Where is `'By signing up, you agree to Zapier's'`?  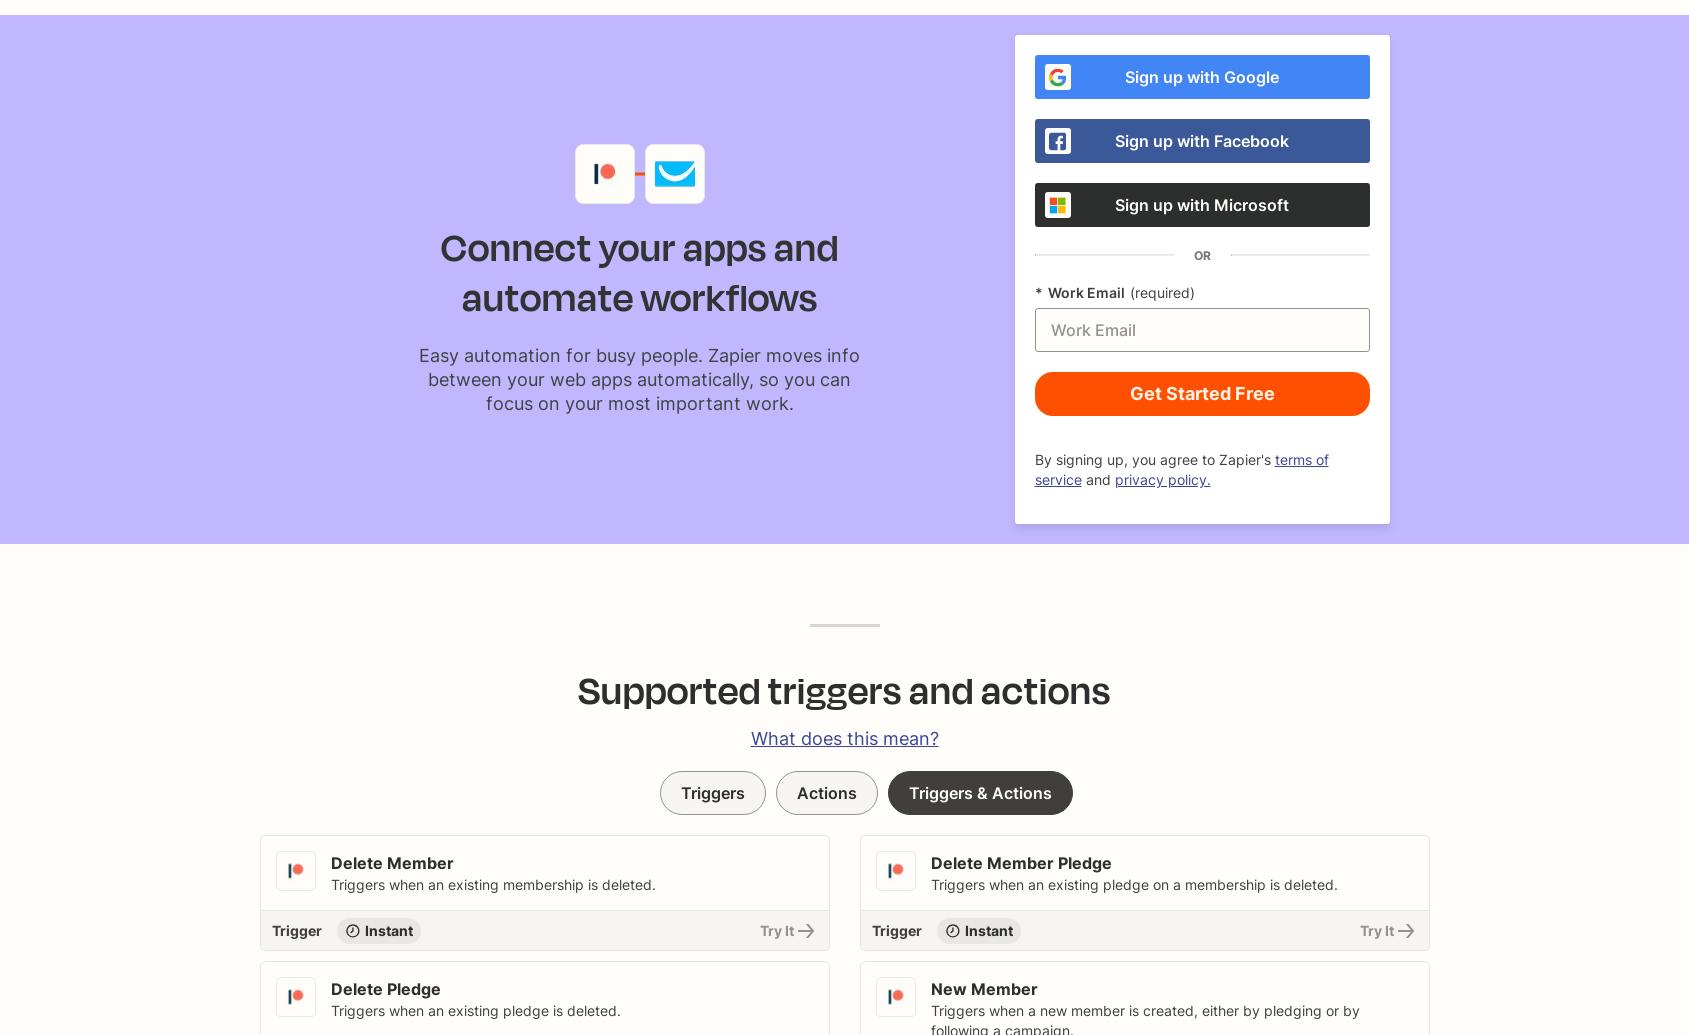 'By signing up, you agree to Zapier's' is located at coordinates (1151, 459).